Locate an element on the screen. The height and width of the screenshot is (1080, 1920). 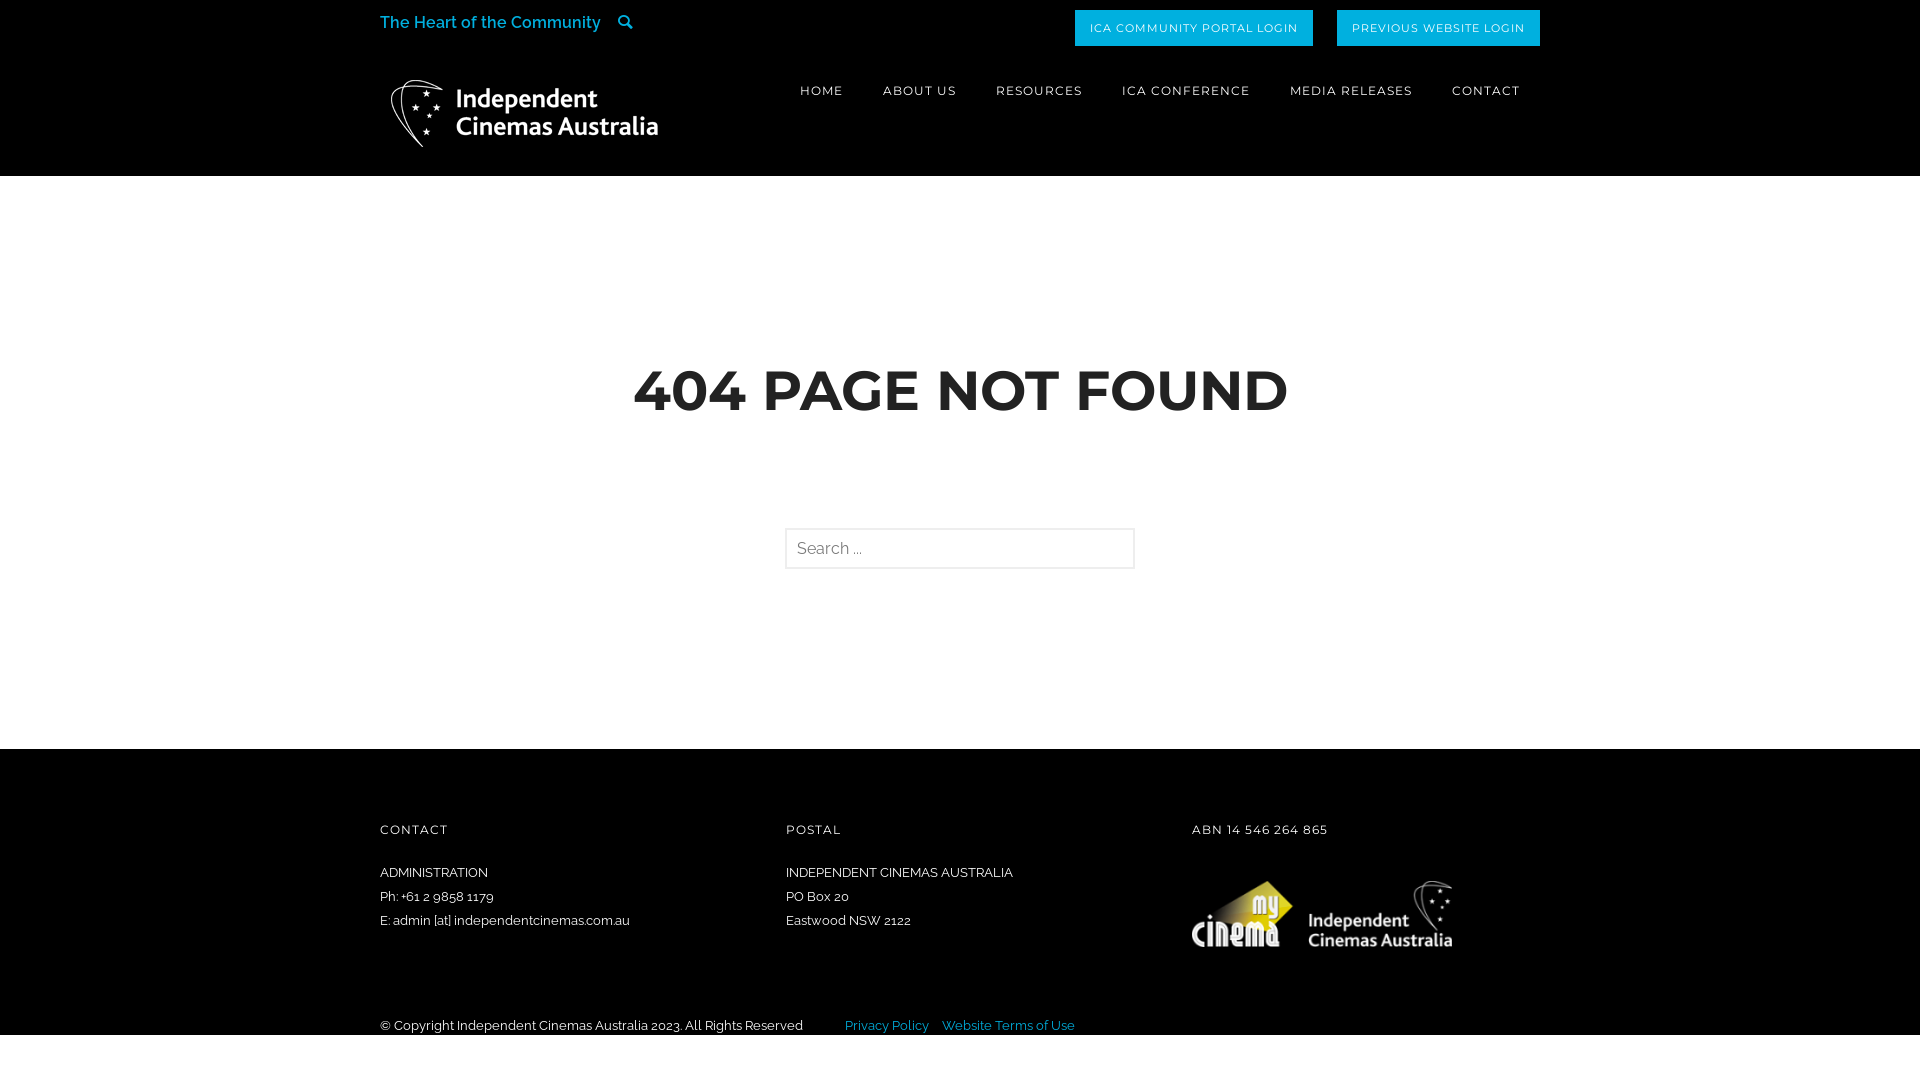
'ICA CONFERENCE' is located at coordinates (1185, 90).